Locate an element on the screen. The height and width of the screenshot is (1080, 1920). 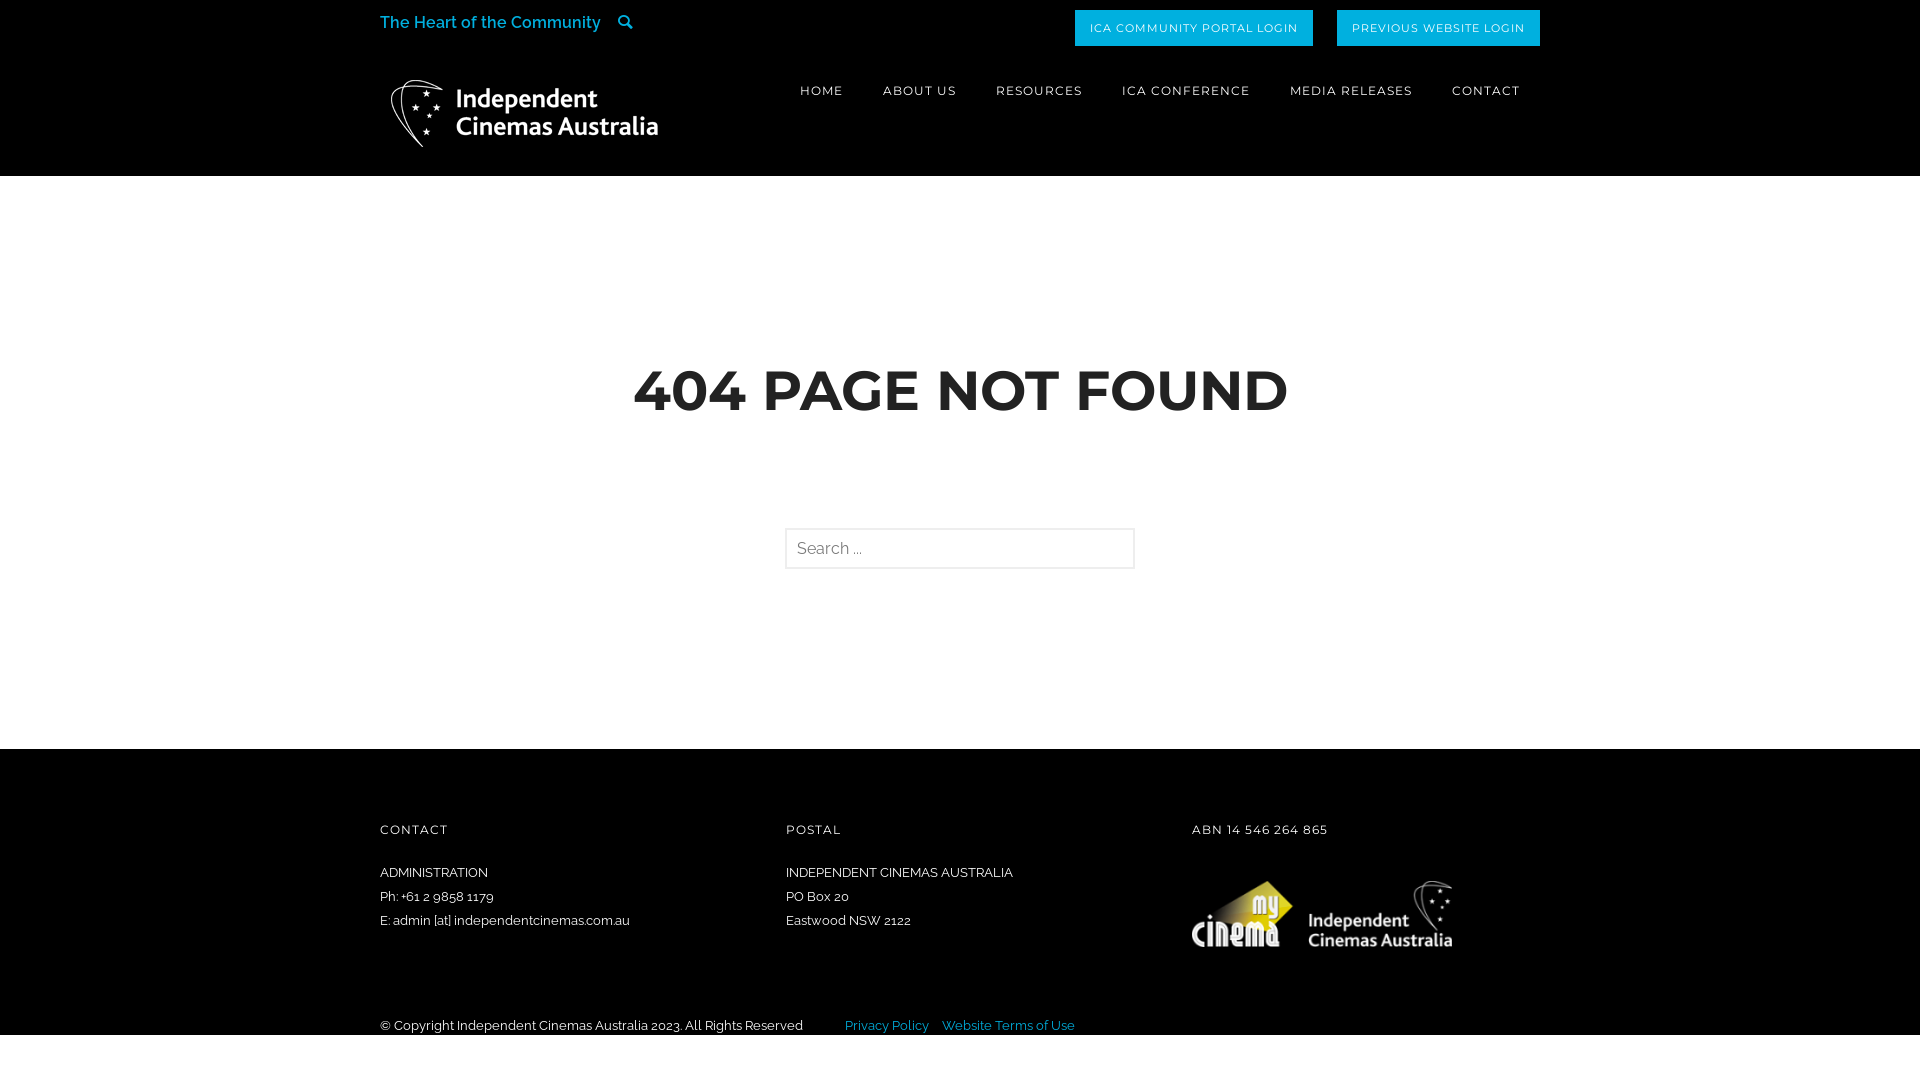
'ICA CONFERENCE' is located at coordinates (1185, 90).